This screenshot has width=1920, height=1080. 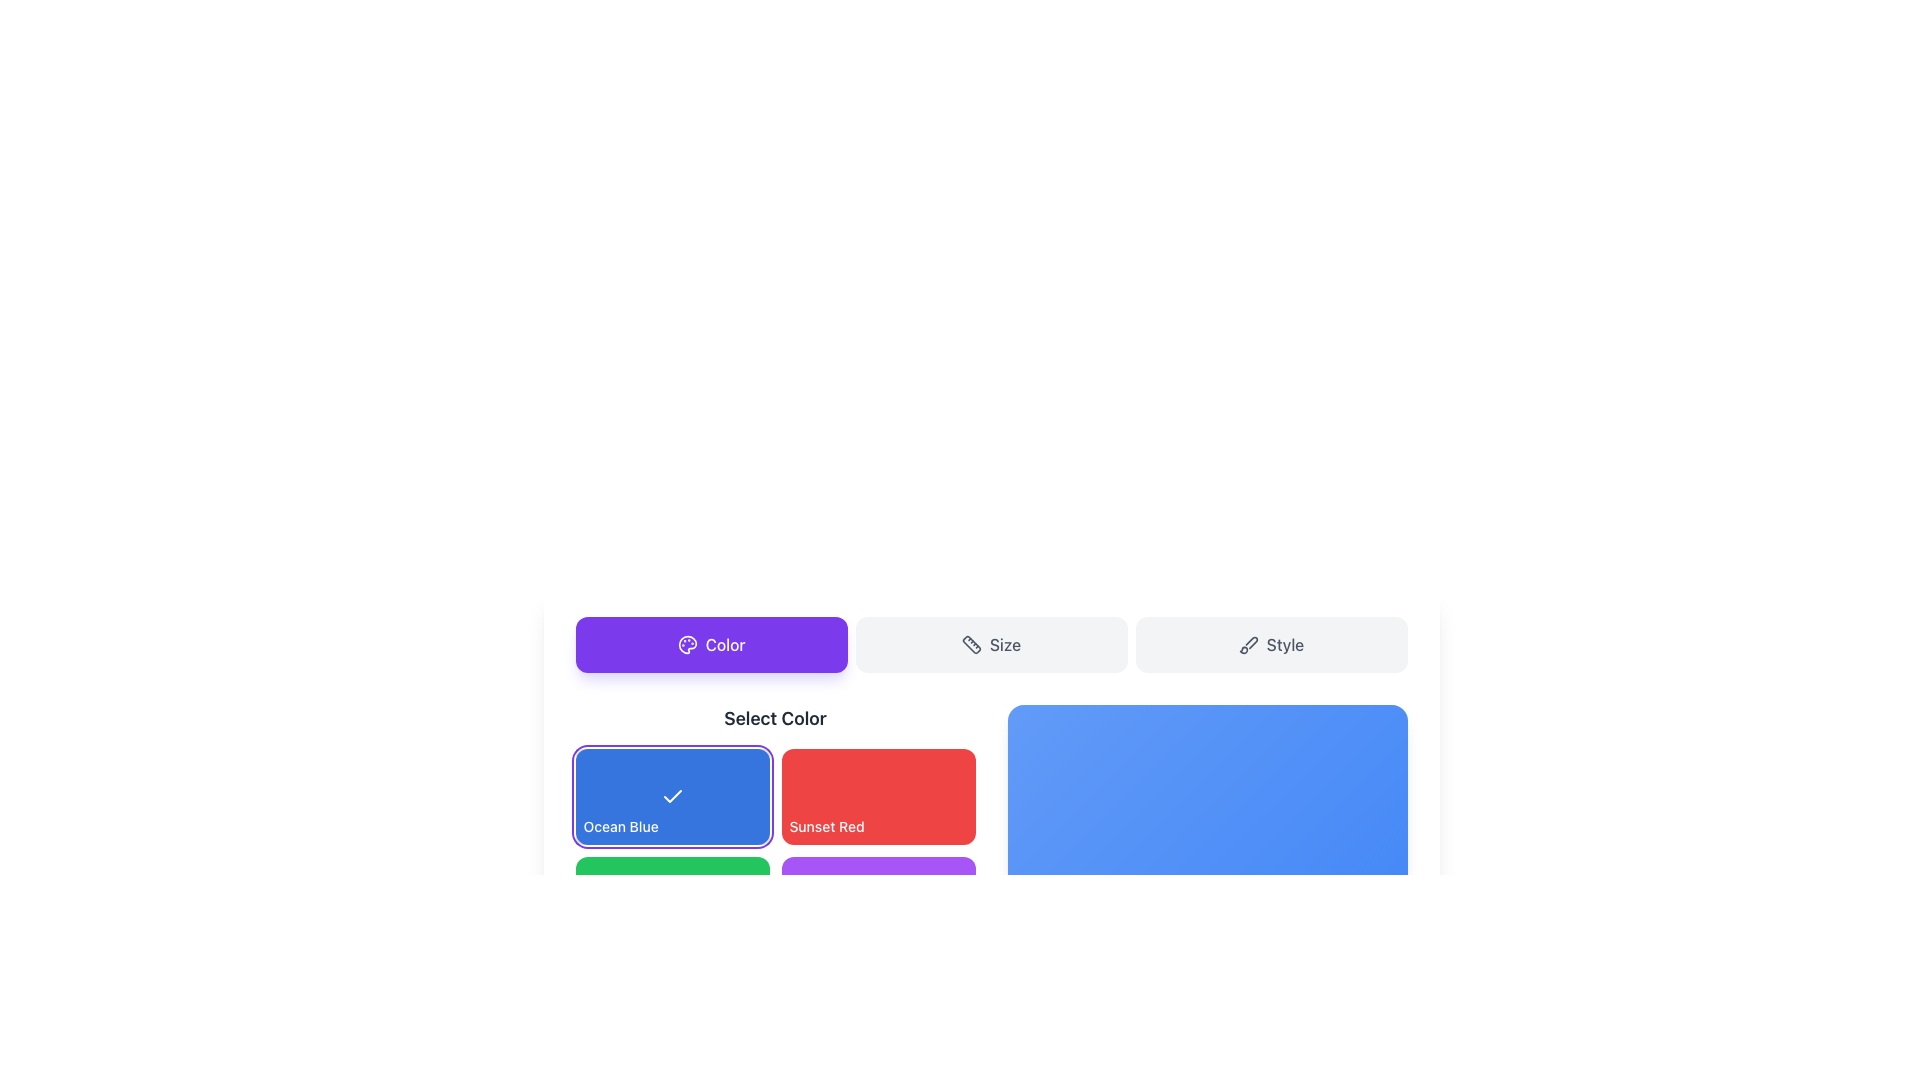 I want to click on the 'Color' button, which is the first button in a group of three buttons labeled 'Color,' 'Size,' and 'Style', so click(x=711, y=644).